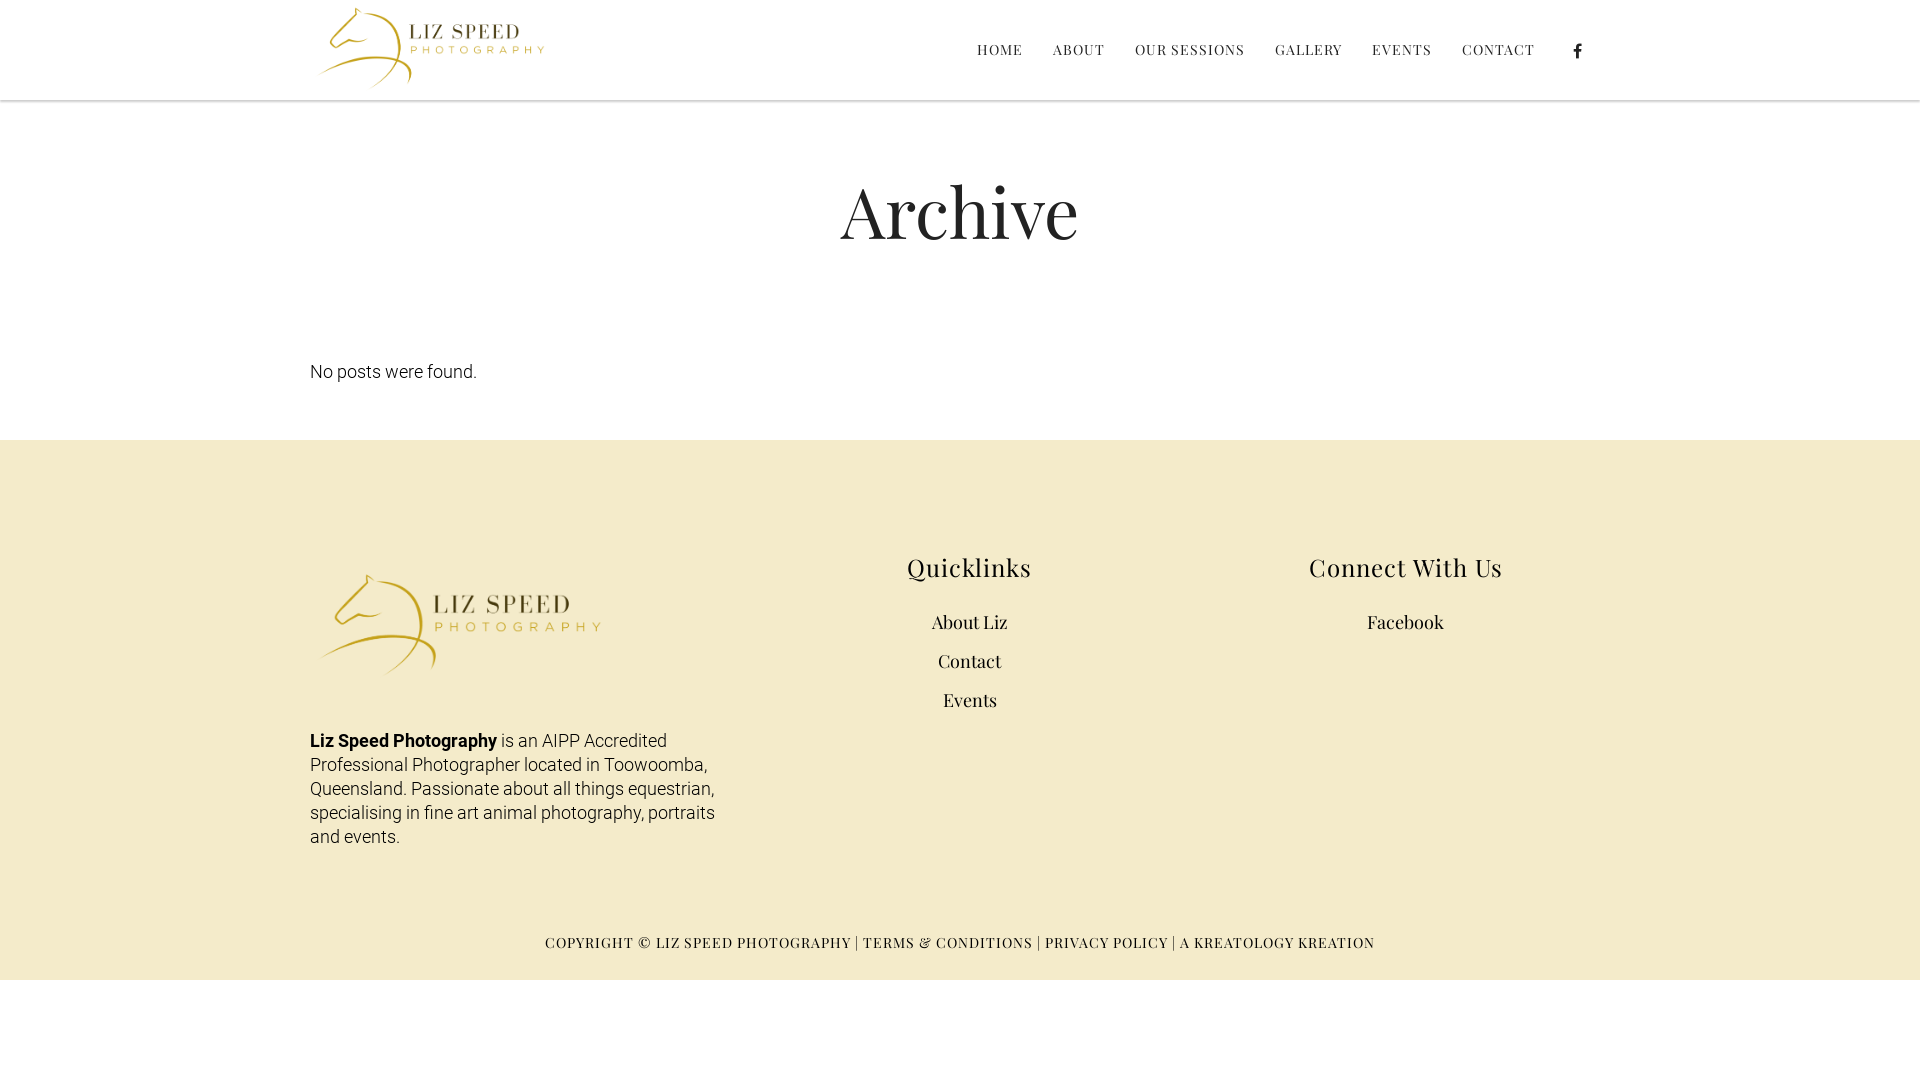 The width and height of the screenshot is (1920, 1080). What do you see at coordinates (1498, 49) in the screenshot?
I see `'CONTACT'` at bounding box center [1498, 49].